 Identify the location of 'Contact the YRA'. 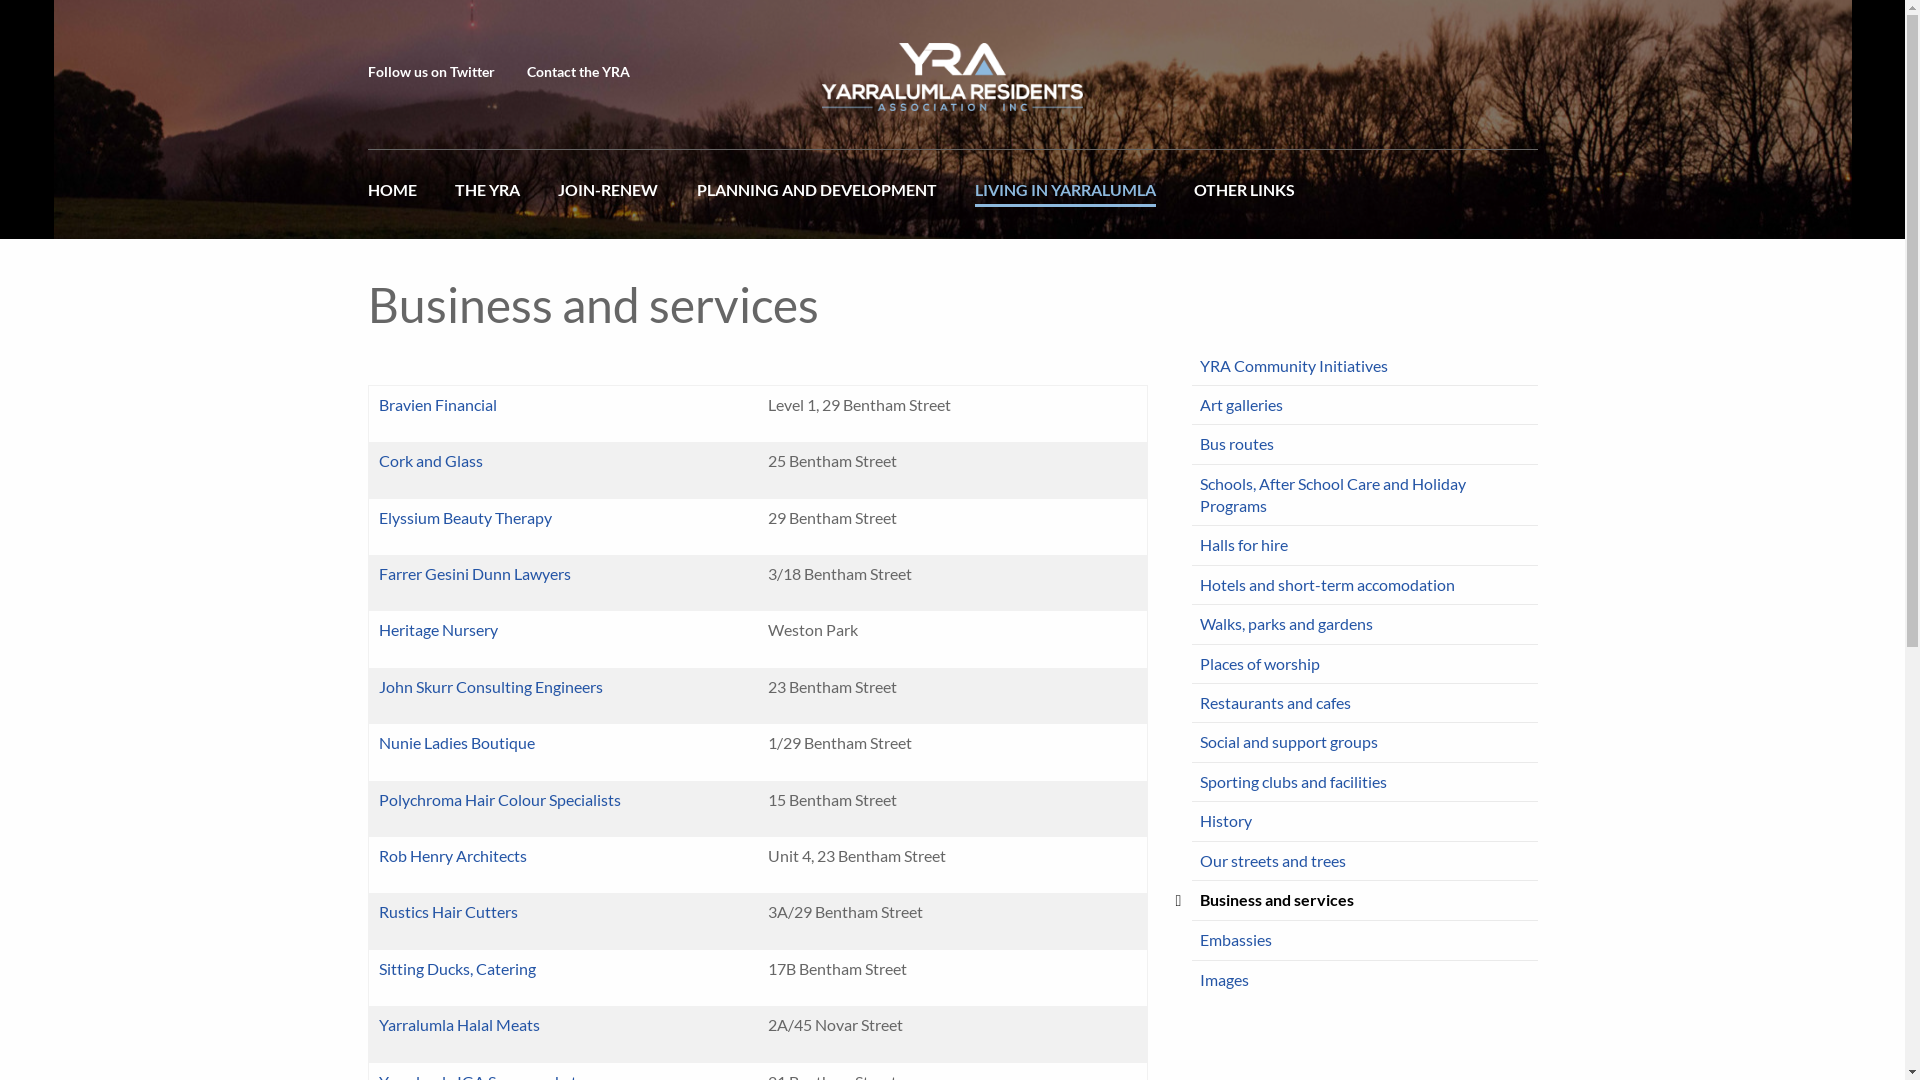
(576, 72).